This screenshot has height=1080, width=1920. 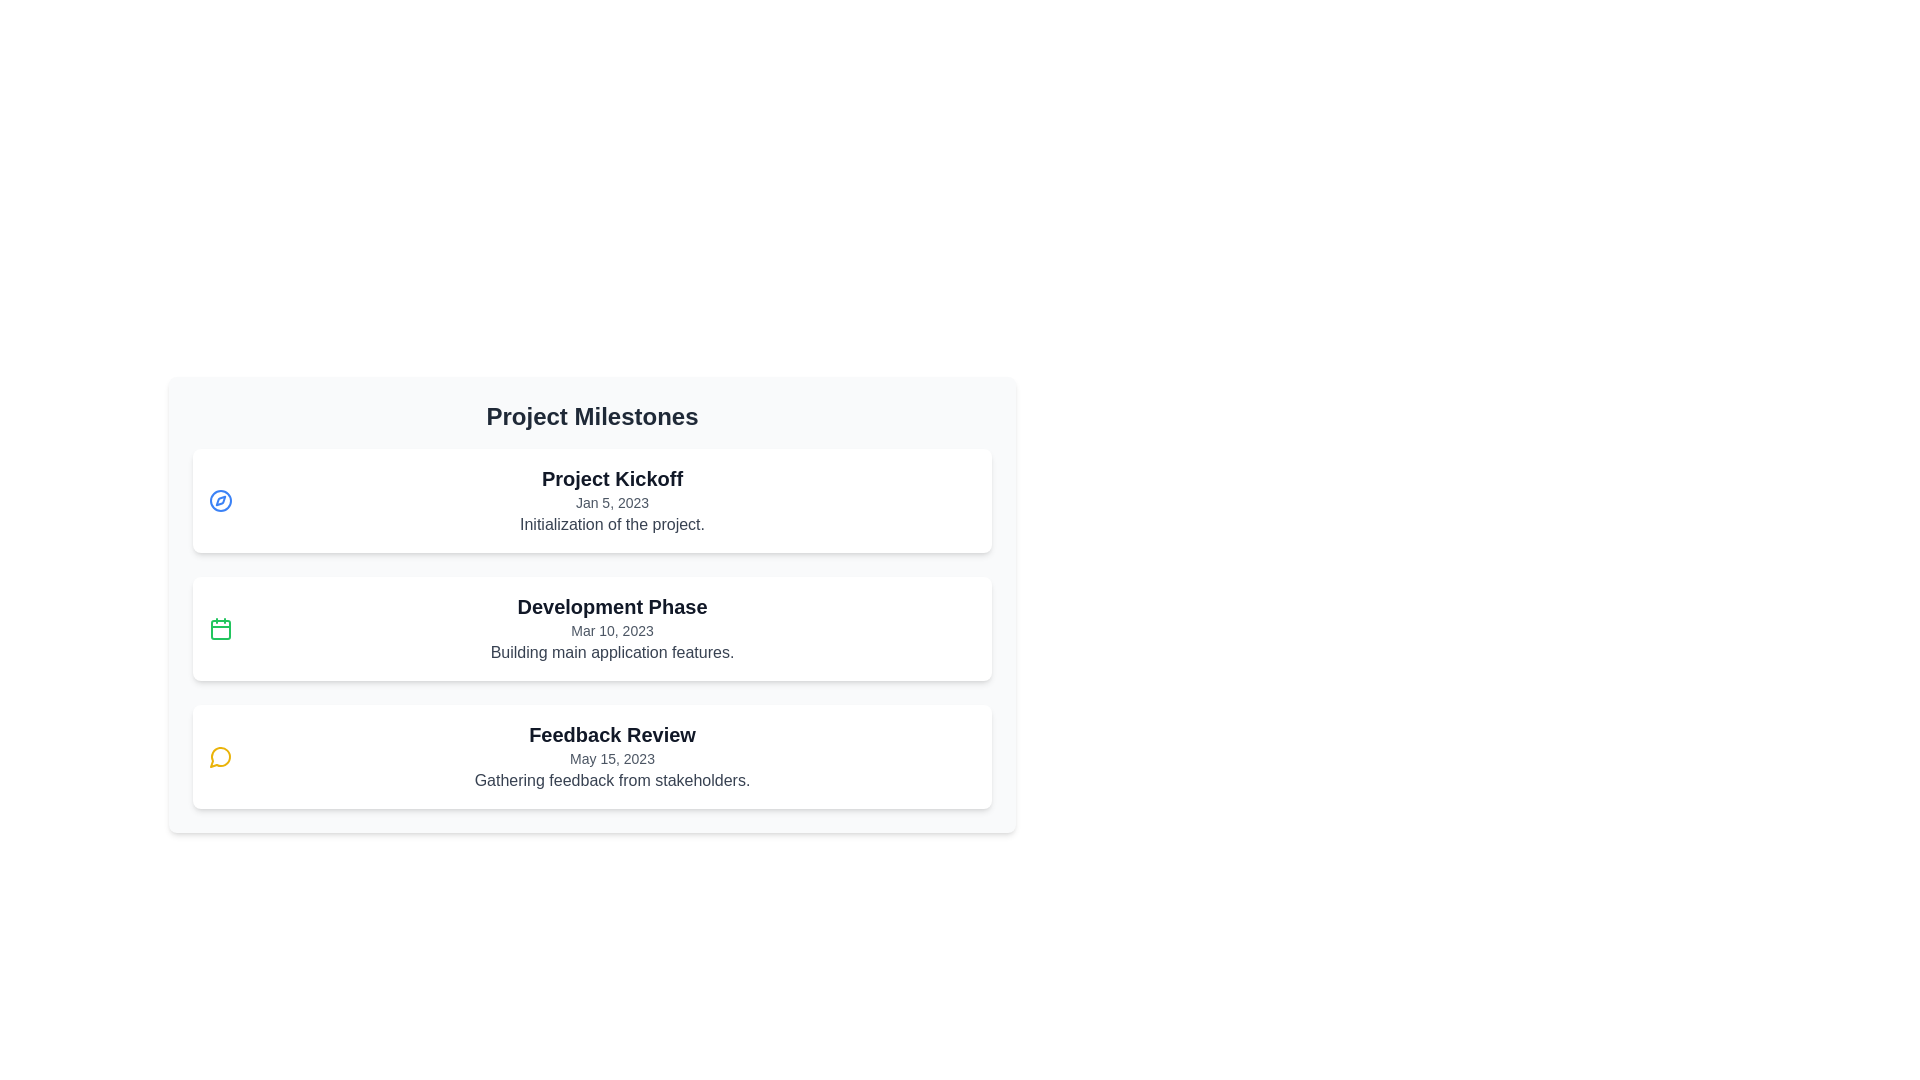 I want to click on the Icon Segment located within the calendar icon, which is positioned left of the text 'Development Phase', so click(x=220, y=628).